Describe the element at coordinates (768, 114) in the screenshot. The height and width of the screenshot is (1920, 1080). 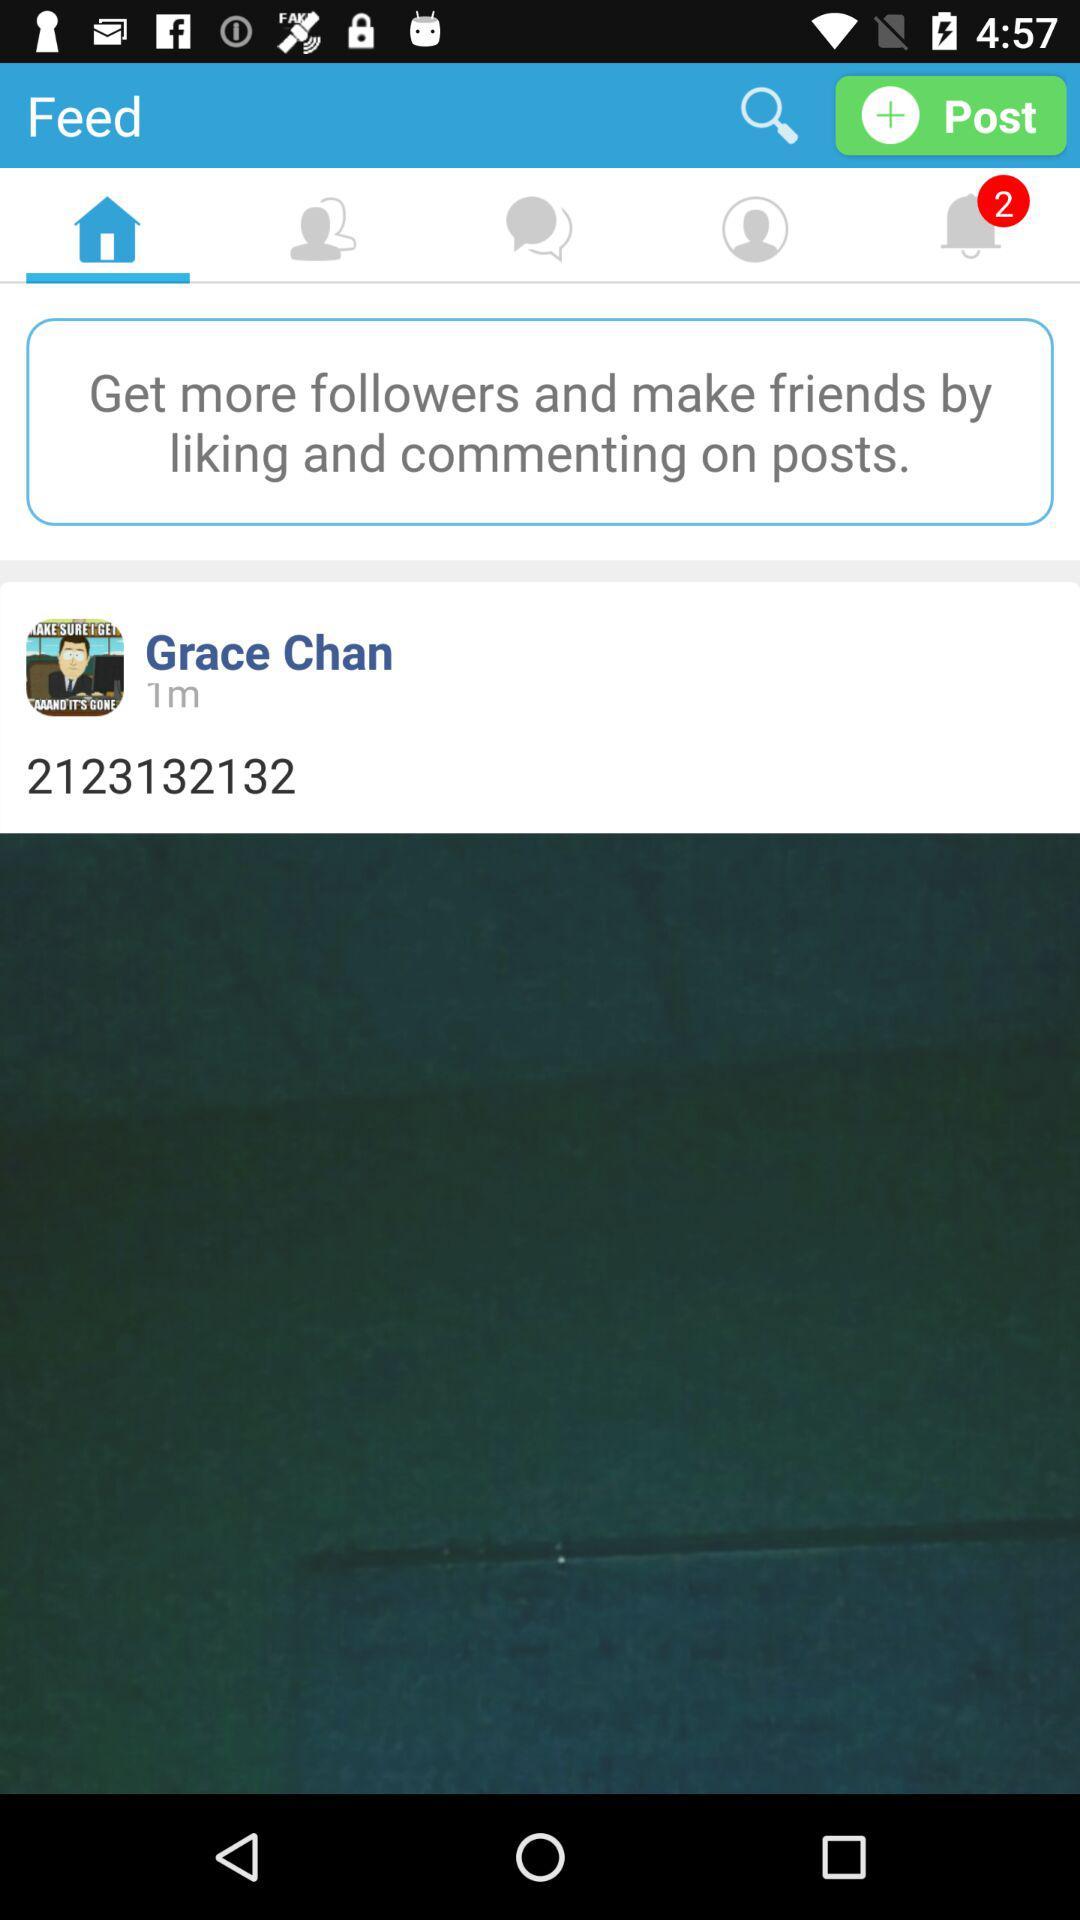
I see `icon to the right of feed item` at that location.